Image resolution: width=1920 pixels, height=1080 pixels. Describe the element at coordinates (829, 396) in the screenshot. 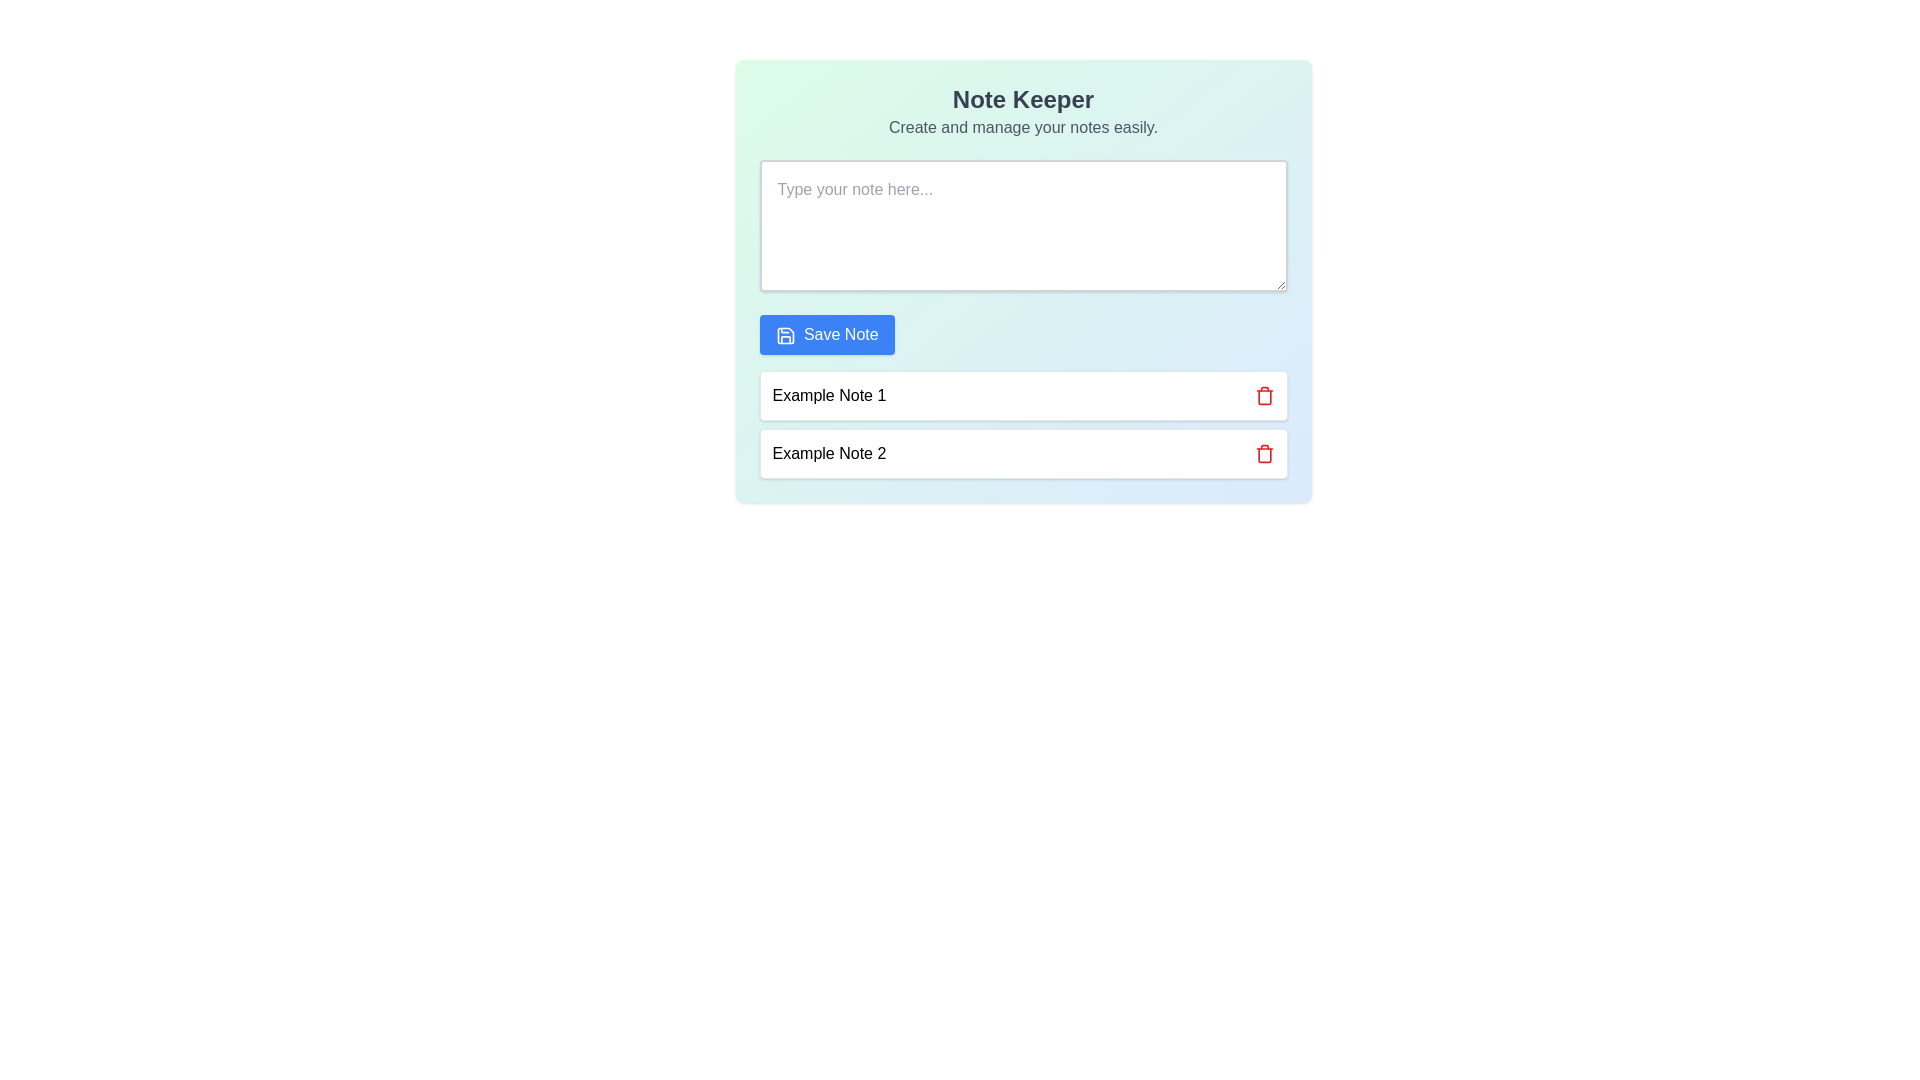

I see `the Text label that displays the title or content of the first note entry in the list of notes` at that location.